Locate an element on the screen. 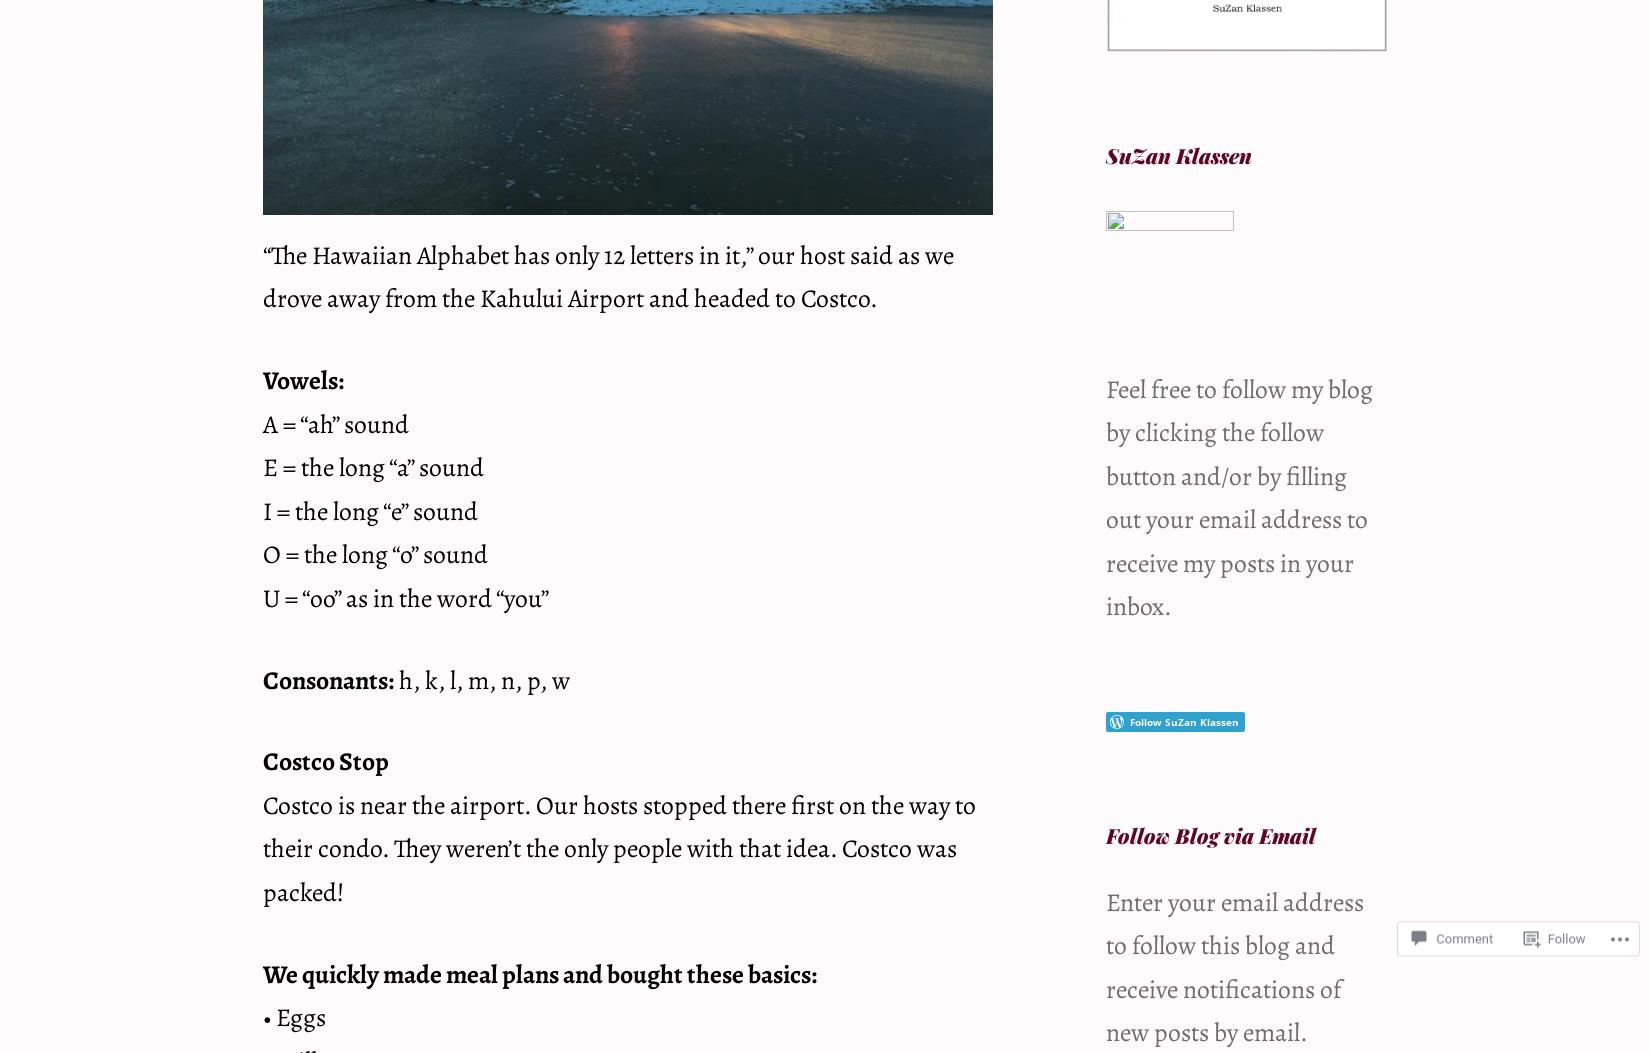 This screenshot has width=1650, height=1053. 'Costco is near the airport. Our hosts stopped there first on the way to their condo. They weren’t the only people with that idea. Costco was packed!' is located at coordinates (618, 846).